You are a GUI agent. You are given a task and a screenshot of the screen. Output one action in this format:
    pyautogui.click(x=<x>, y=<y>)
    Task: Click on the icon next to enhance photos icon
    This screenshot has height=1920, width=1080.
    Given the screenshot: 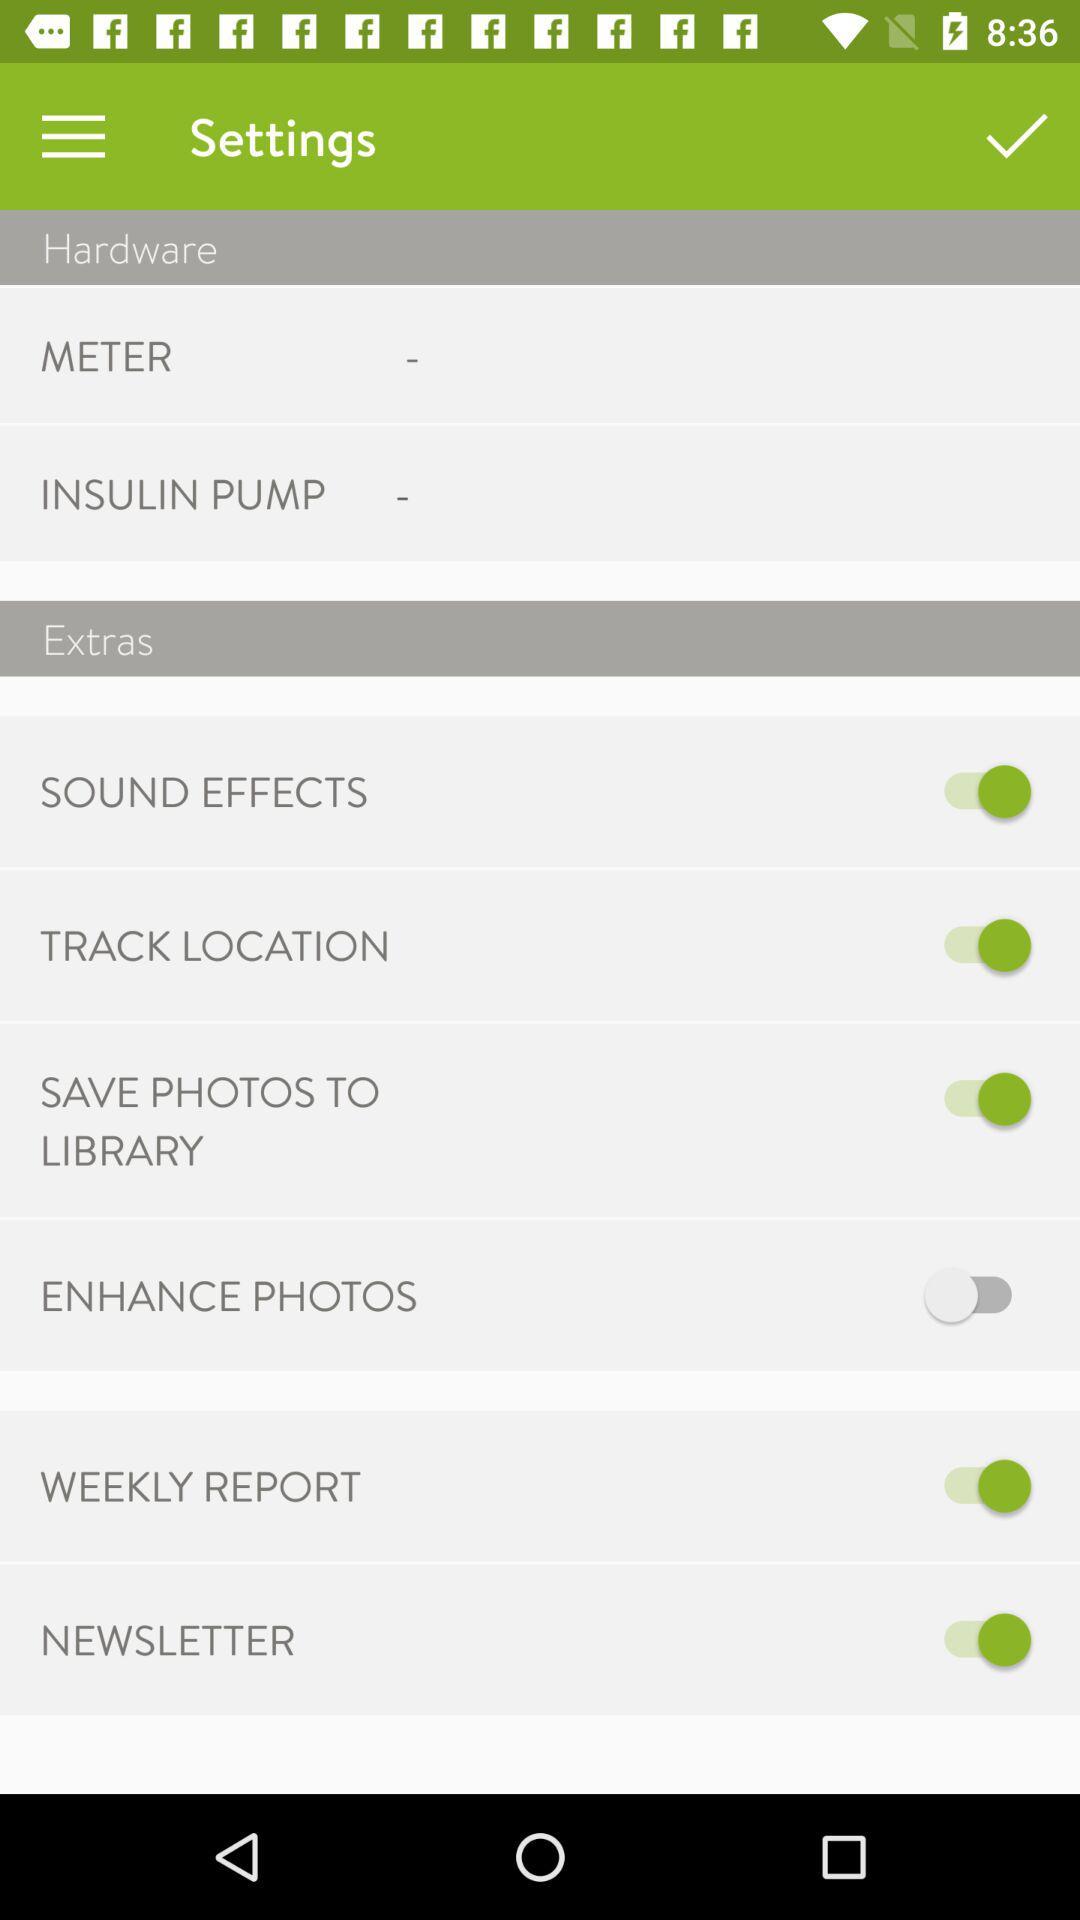 What is the action you would take?
    pyautogui.click(x=747, y=1295)
    